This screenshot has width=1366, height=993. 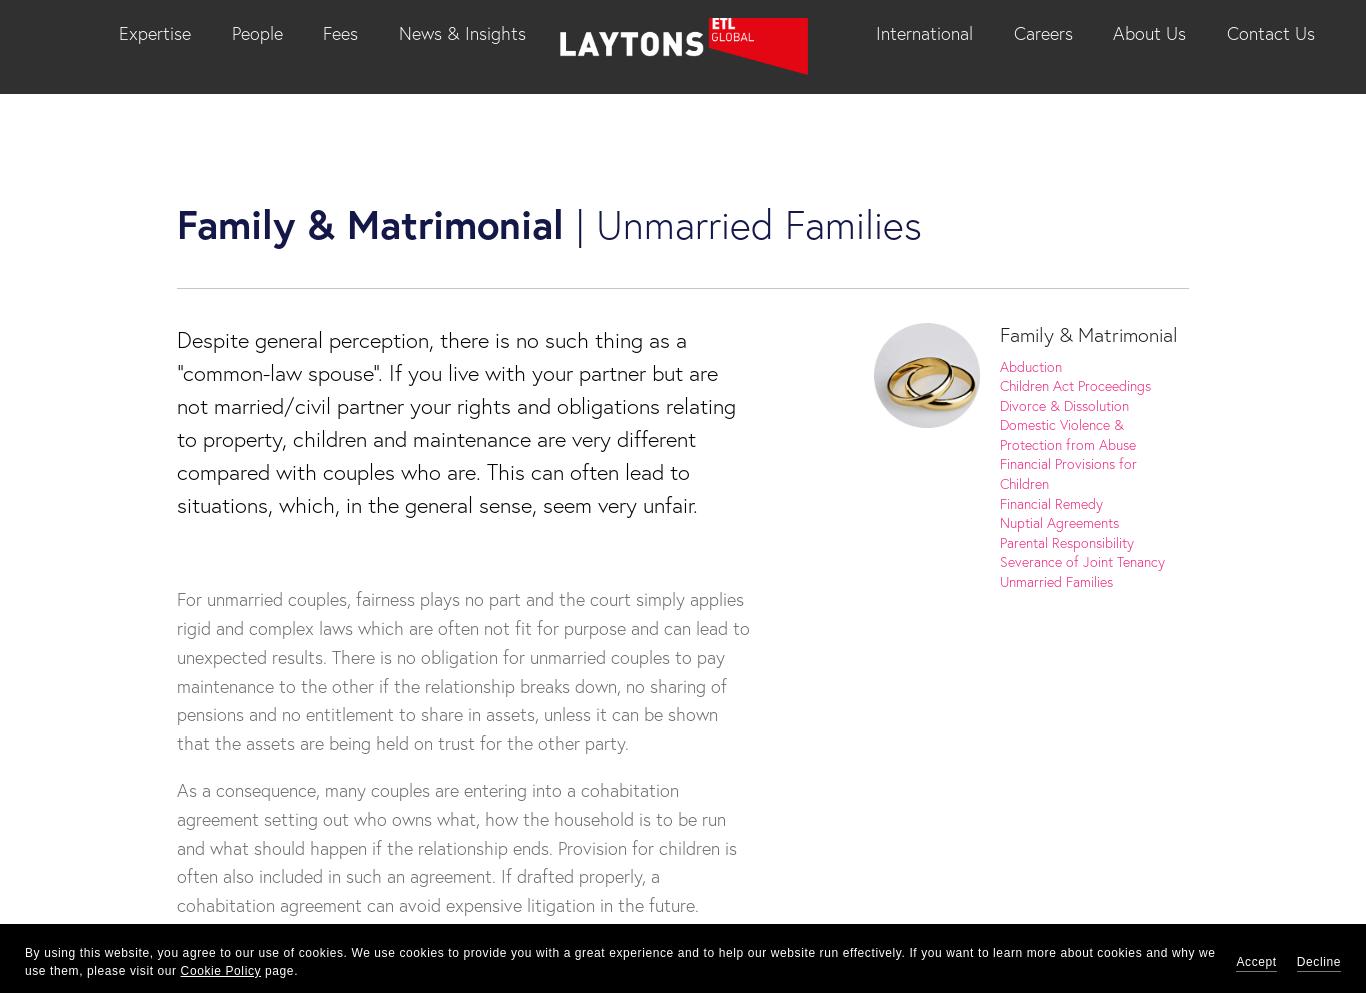 What do you see at coordinates (1074, 384) in the screenshot?
I see `'Children Act Proceedings'` at bounding box center [1074, 384].